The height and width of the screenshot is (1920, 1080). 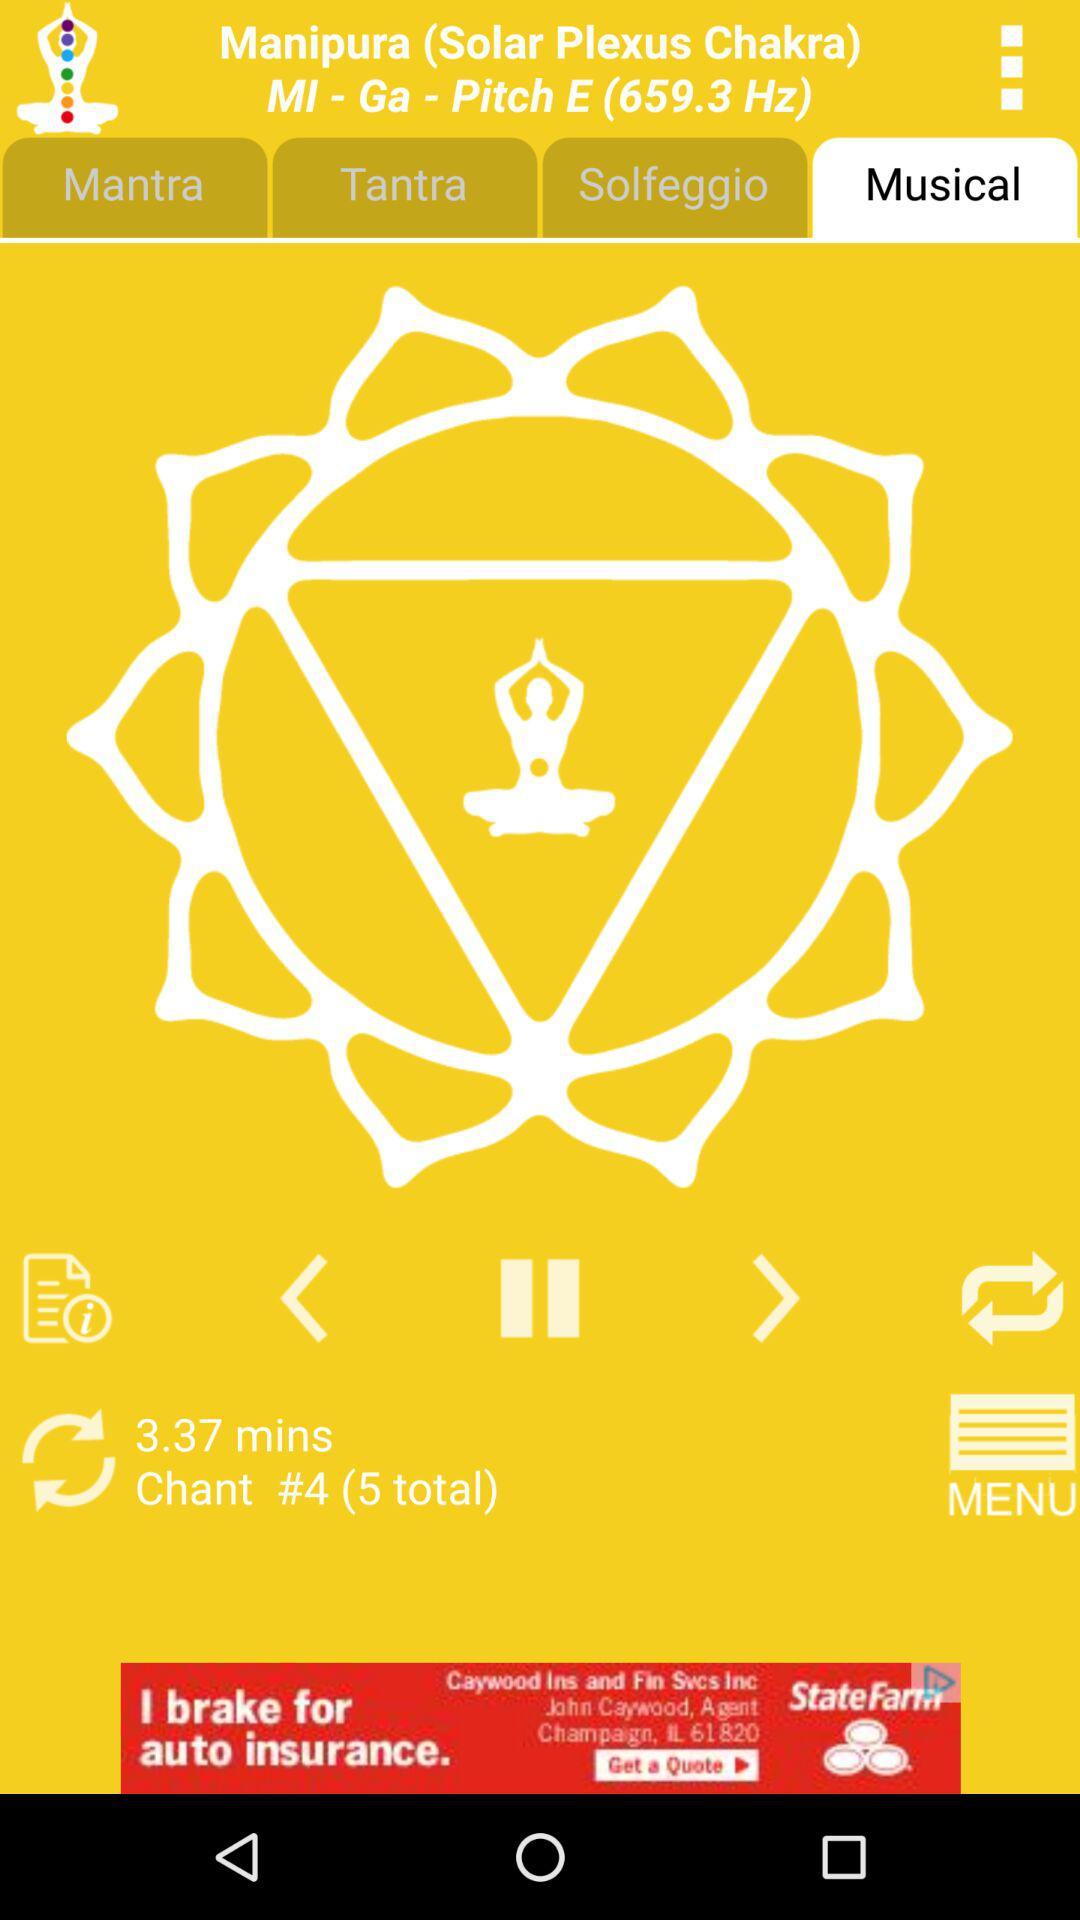 What do you see at coordinates (66, 1388) in the screenshot?
I see `the description icon` at bounding box center [66, 1388].